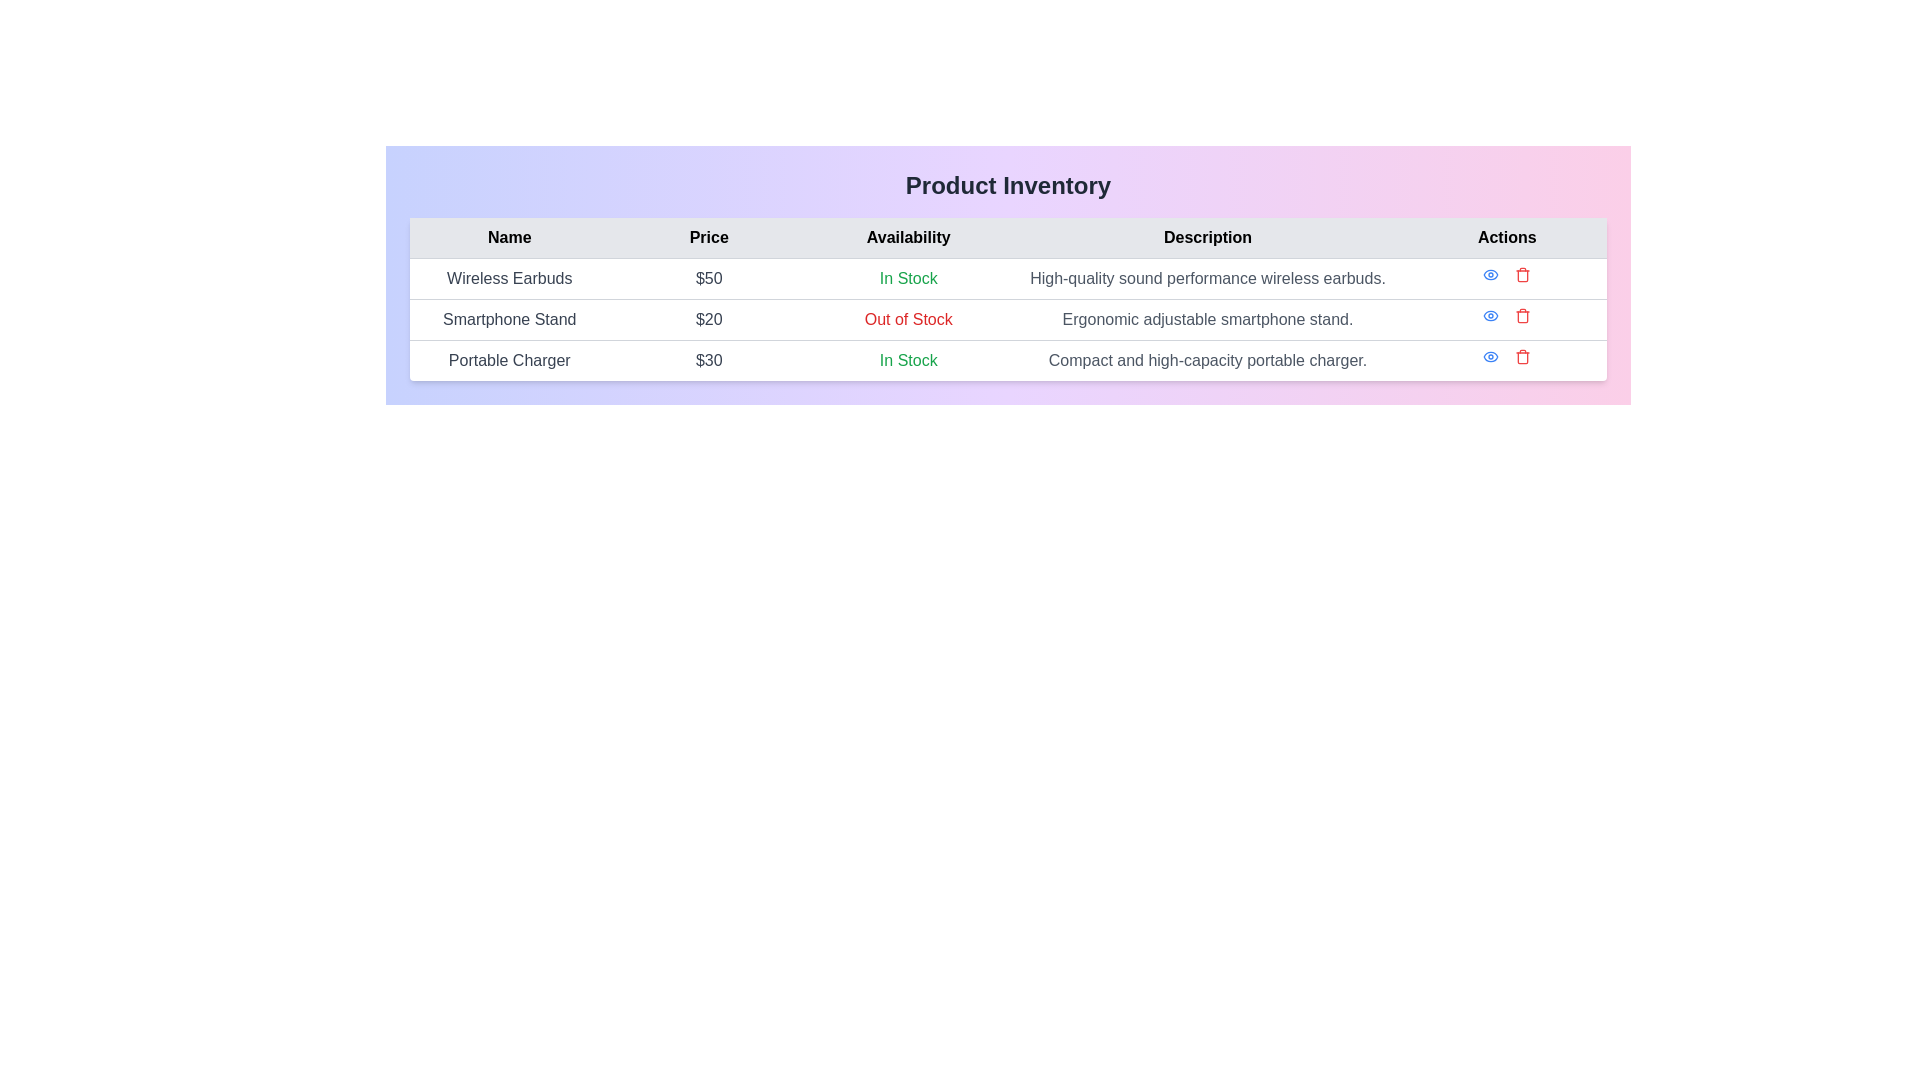 This screenshot has height=1080, width=1920. Describe the element at coordinates (709, 278) in the screenshot. I see `the text label displaying '$50' in the 'Price' column for 'Wireless Earbuds', which is styled in bold and centered on a white background` at that location.